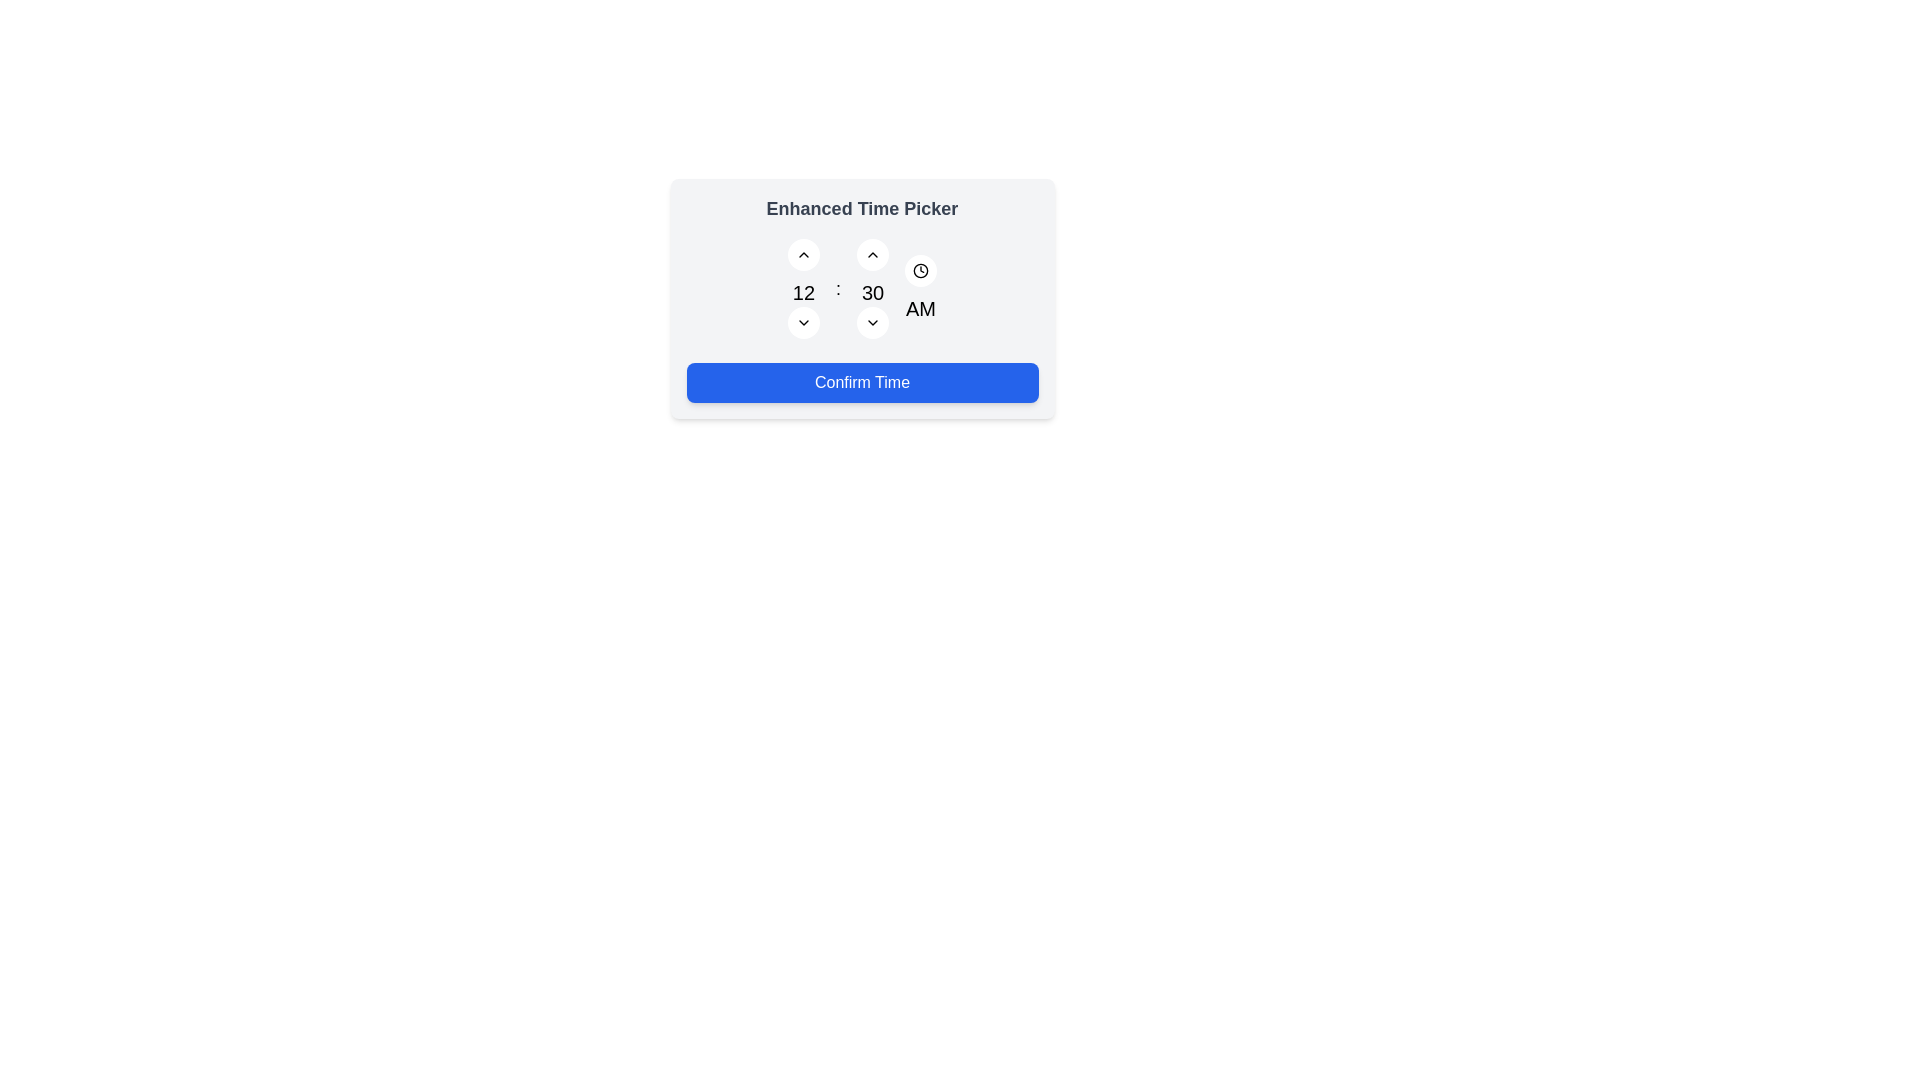 The image size is (1920, 1080). I want to click on the Text label indicating the current state of the clock (AM/PM) located at the bottom right of the time picker layout, below the clock icon, so click(920, 289).